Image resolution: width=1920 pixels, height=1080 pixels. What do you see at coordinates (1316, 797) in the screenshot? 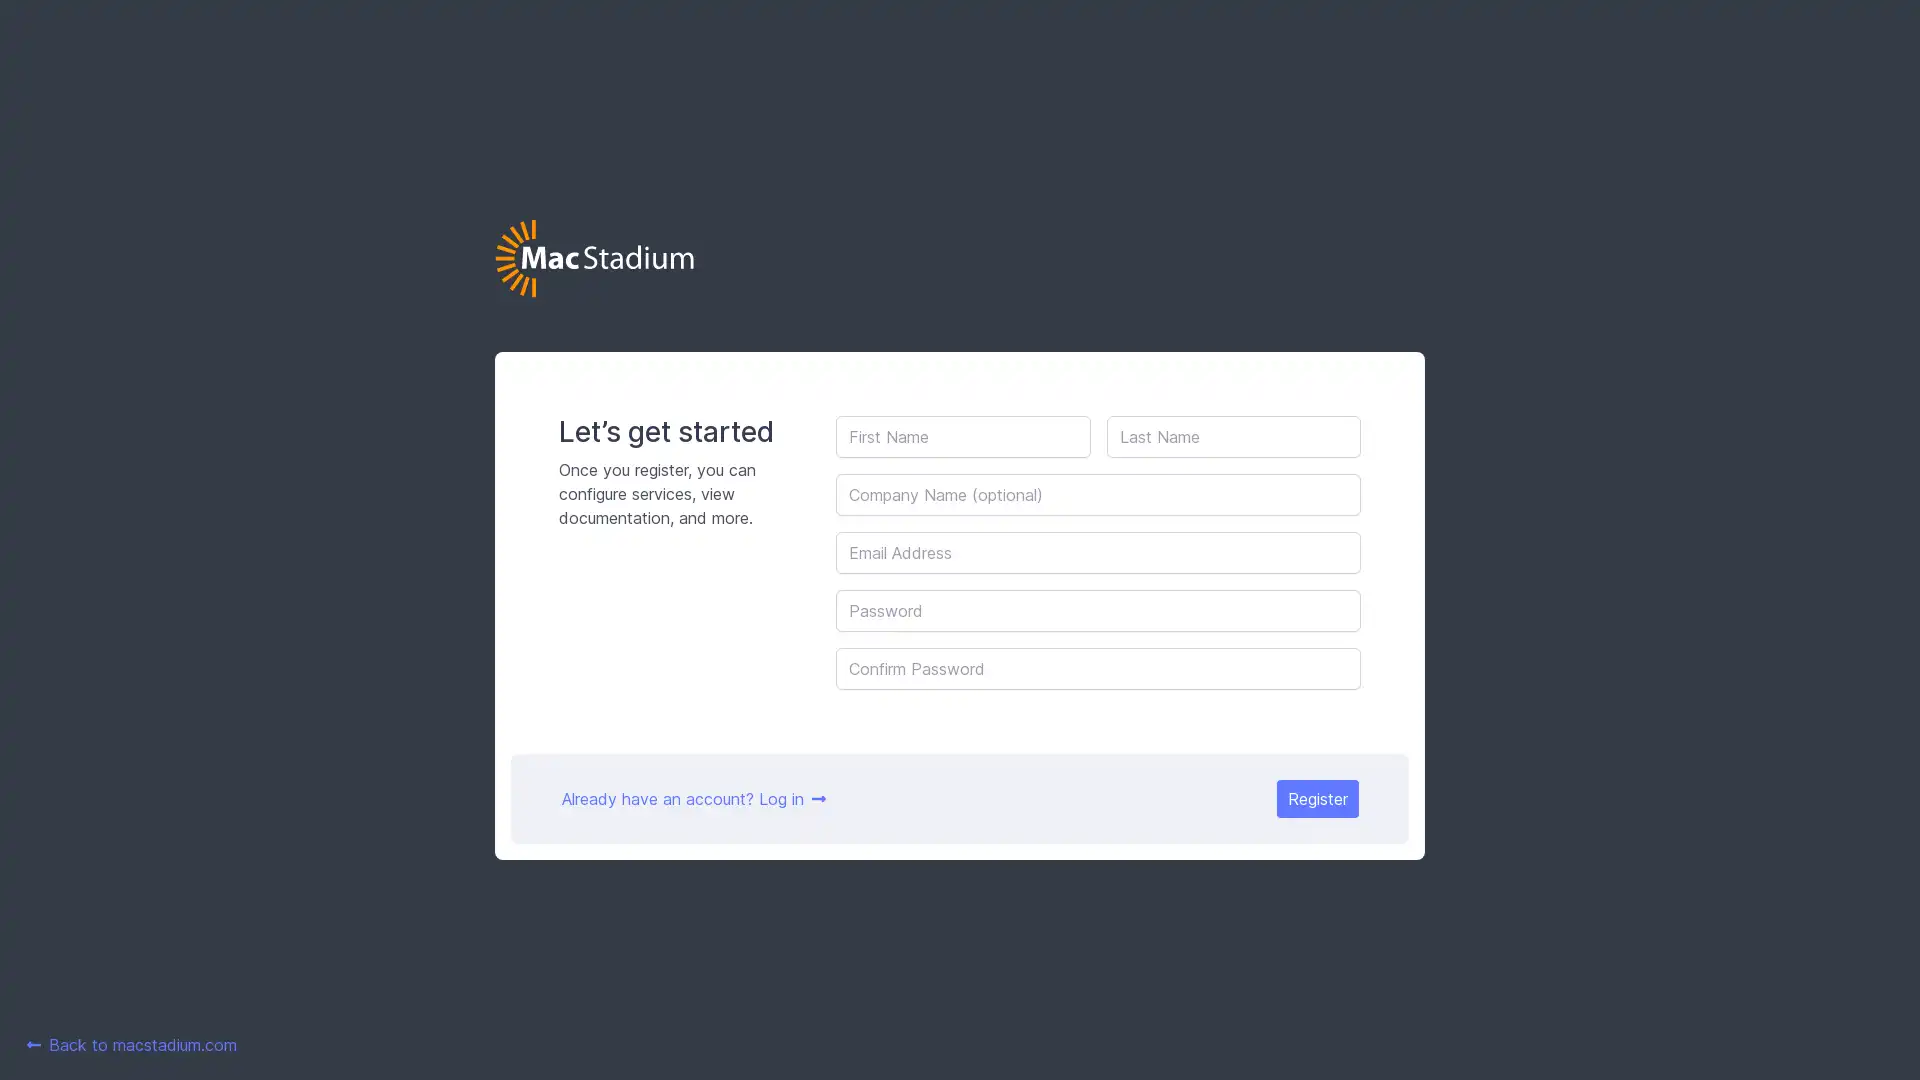
I see `Register` at bounding box center [1316, 797].